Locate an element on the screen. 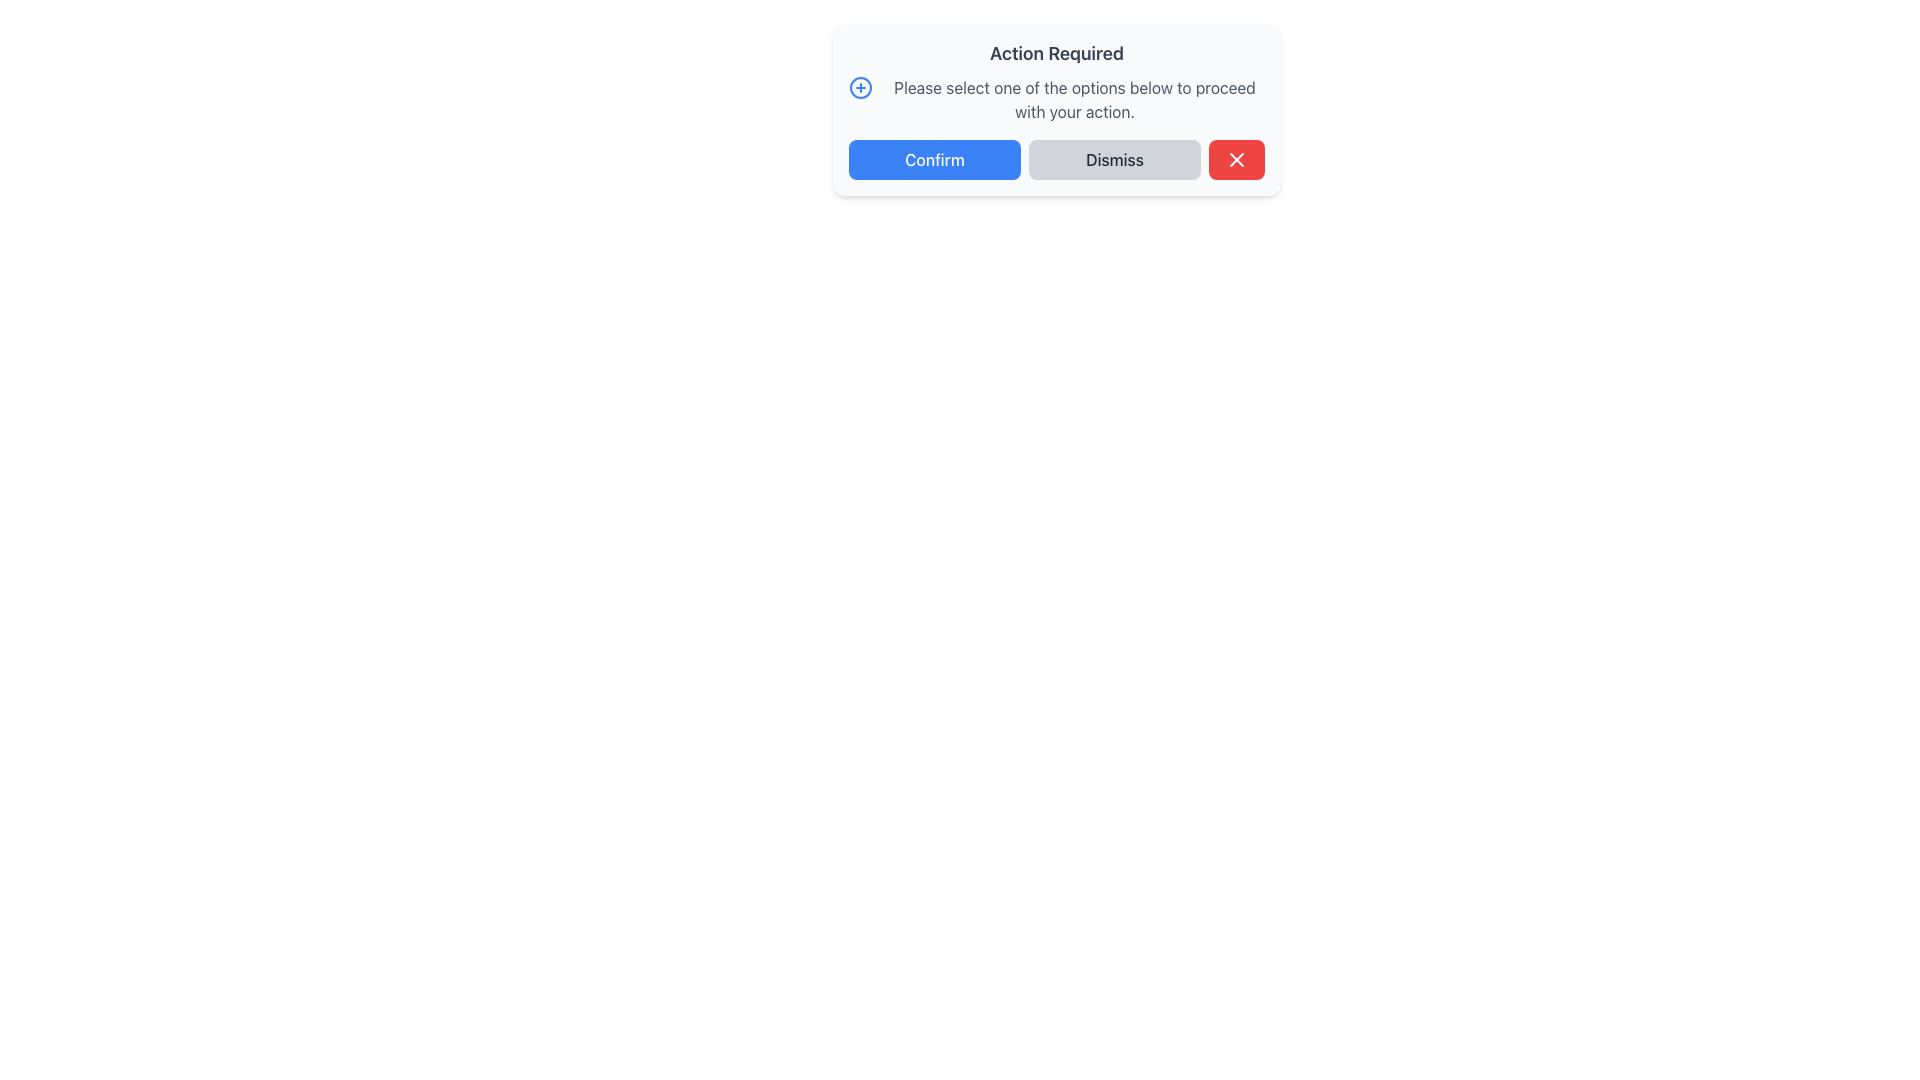  the informative text element that says 'Please select one of the options below to proceed with your action.' which is paired with a blue circular plus icon is located at coordinates (1055, 100).